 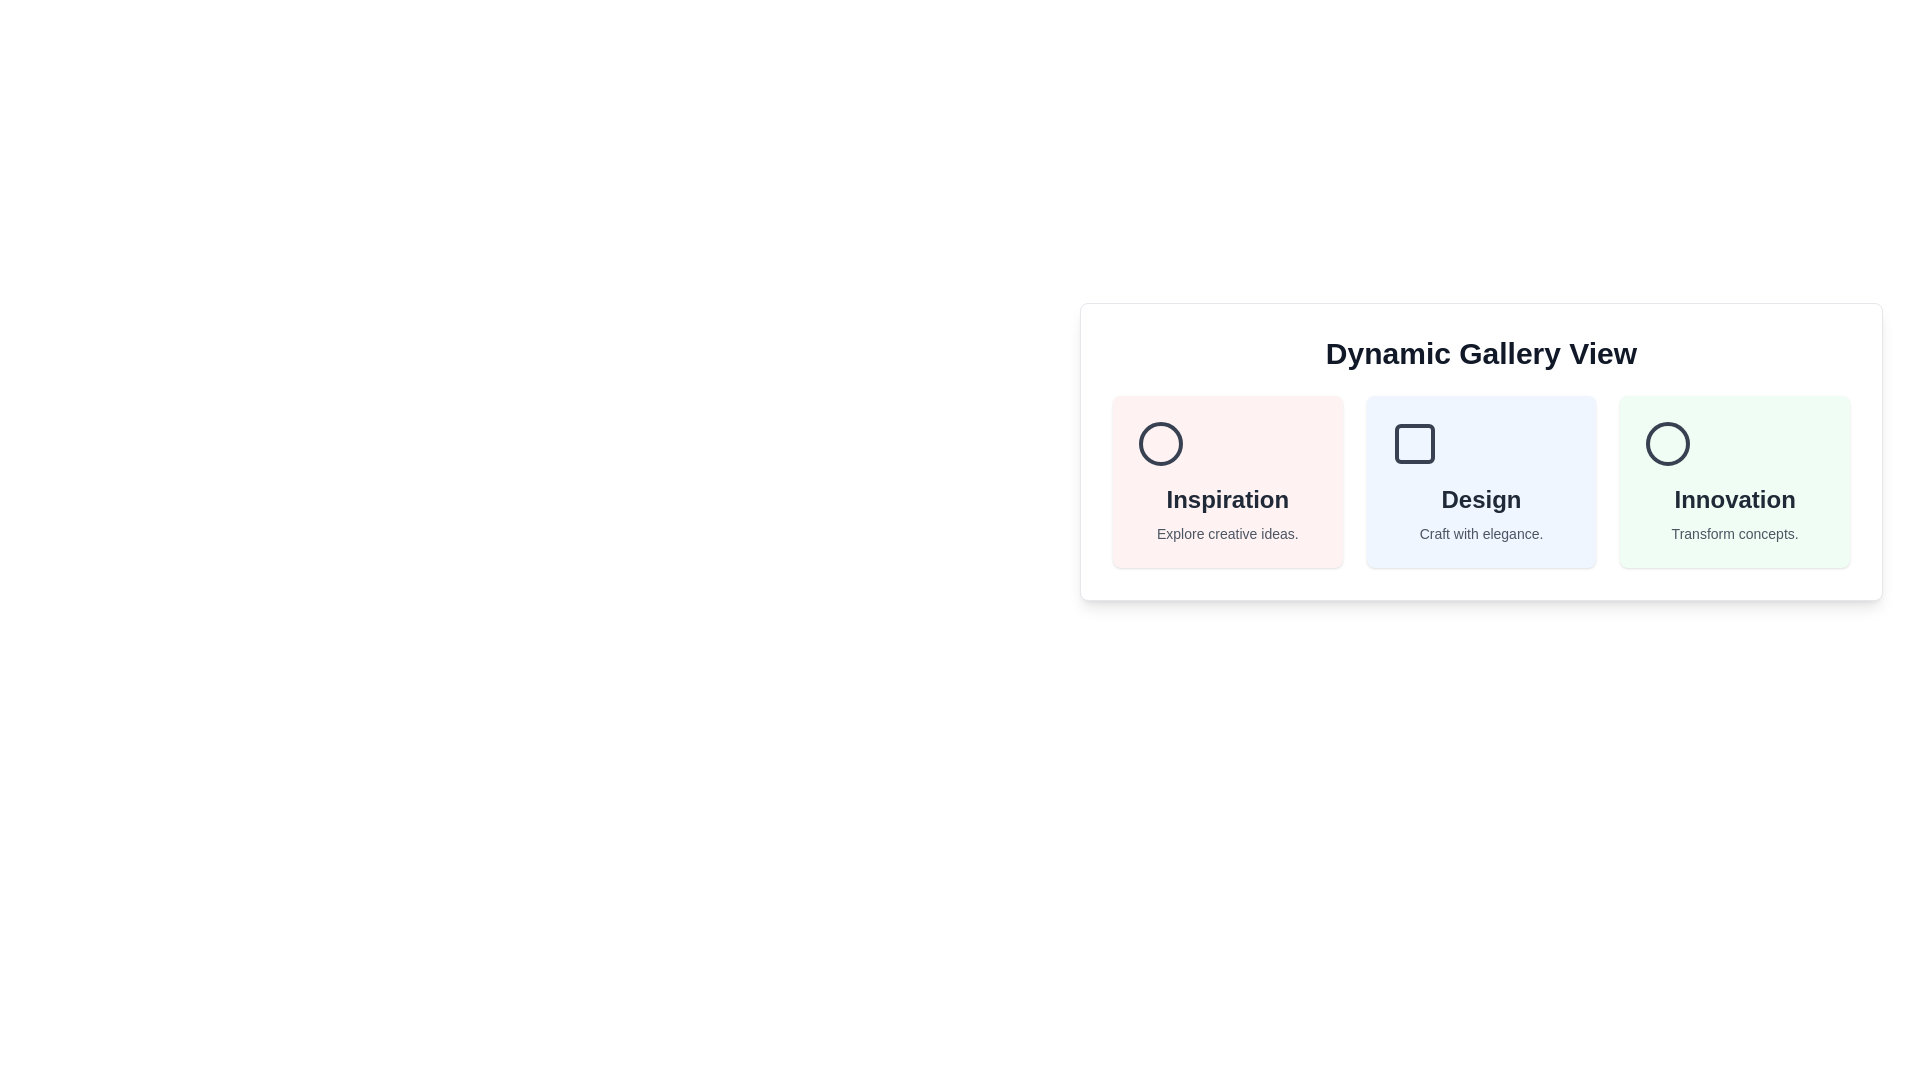 I want to click on icon representing the concept associated with the 'Innovation' card, located at the top-left corner inside the green-themed card labeled 'Innovation' with the subtitle 'Transform concepts.', so click(x=1668, y=442).